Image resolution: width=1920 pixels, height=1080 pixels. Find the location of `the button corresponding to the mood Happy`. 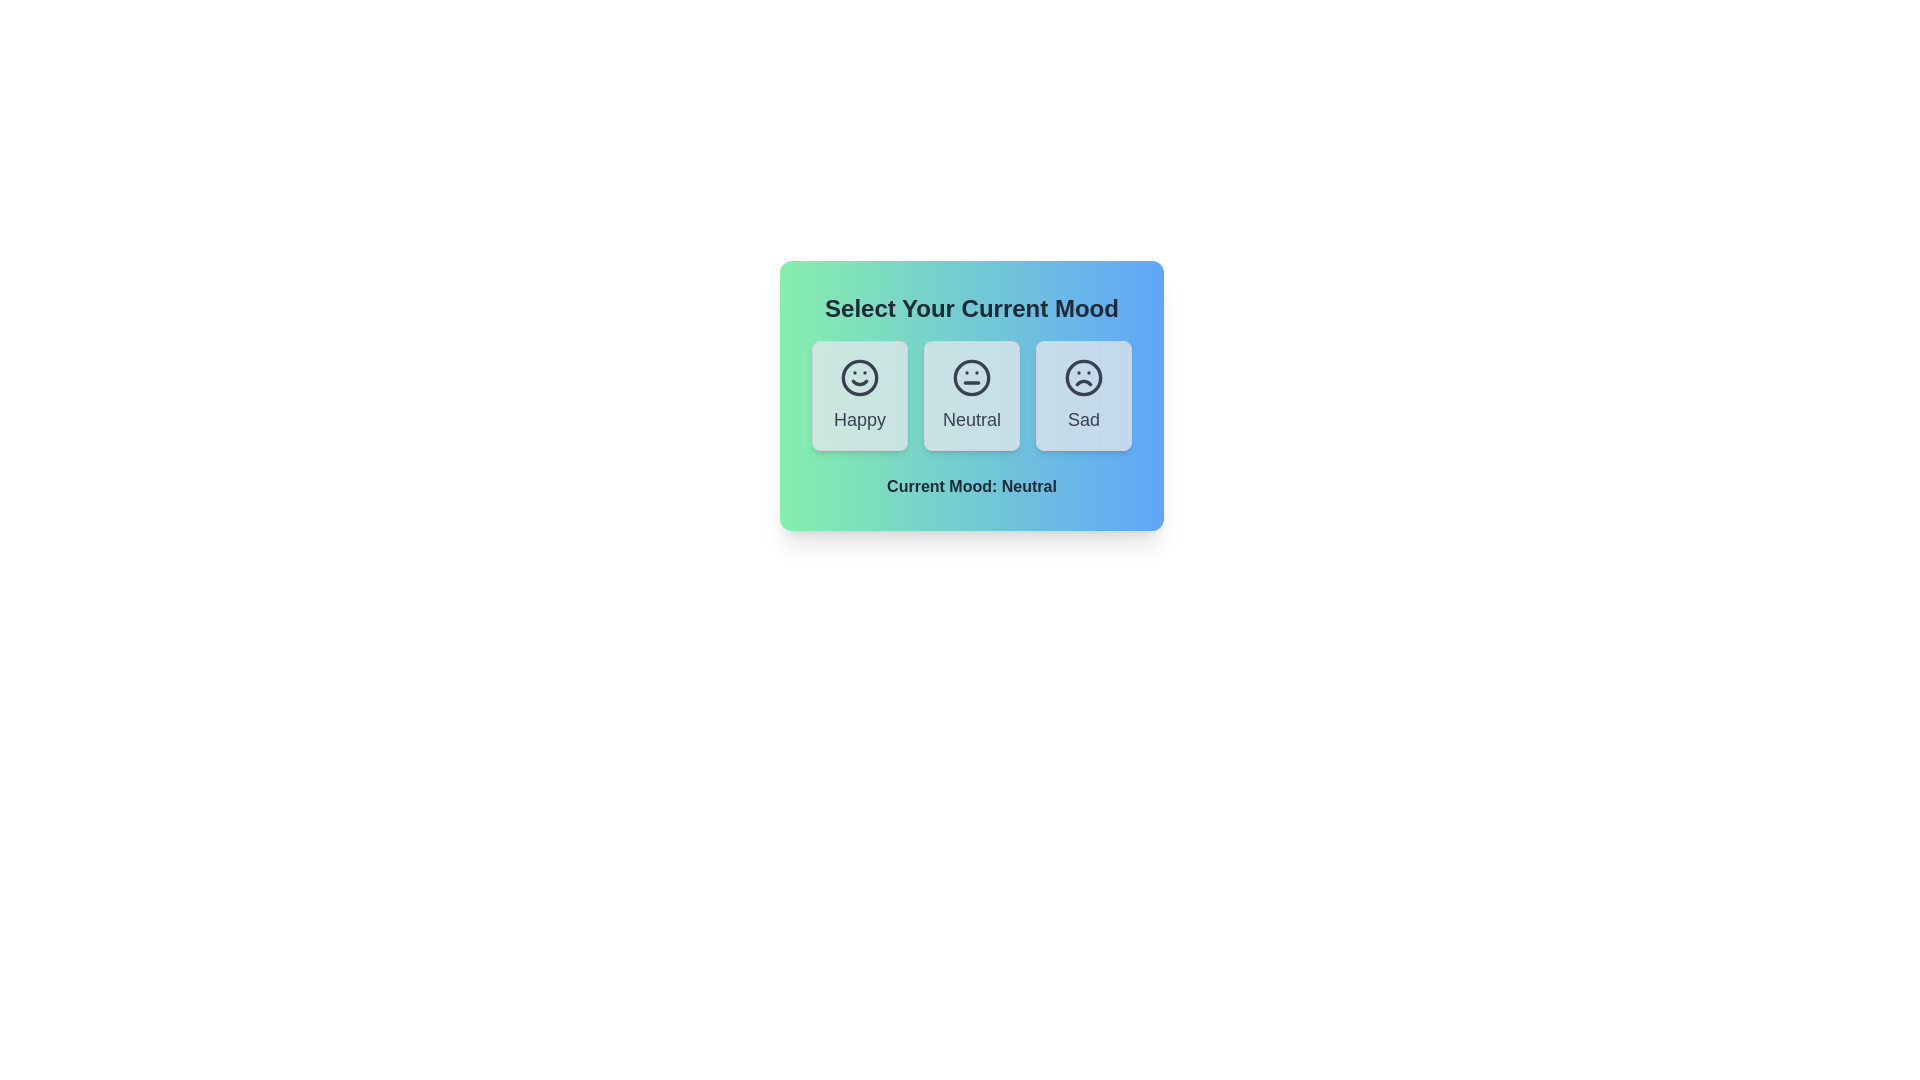

the button corresponding to the mood Happy is located at coordinates (859, 396).